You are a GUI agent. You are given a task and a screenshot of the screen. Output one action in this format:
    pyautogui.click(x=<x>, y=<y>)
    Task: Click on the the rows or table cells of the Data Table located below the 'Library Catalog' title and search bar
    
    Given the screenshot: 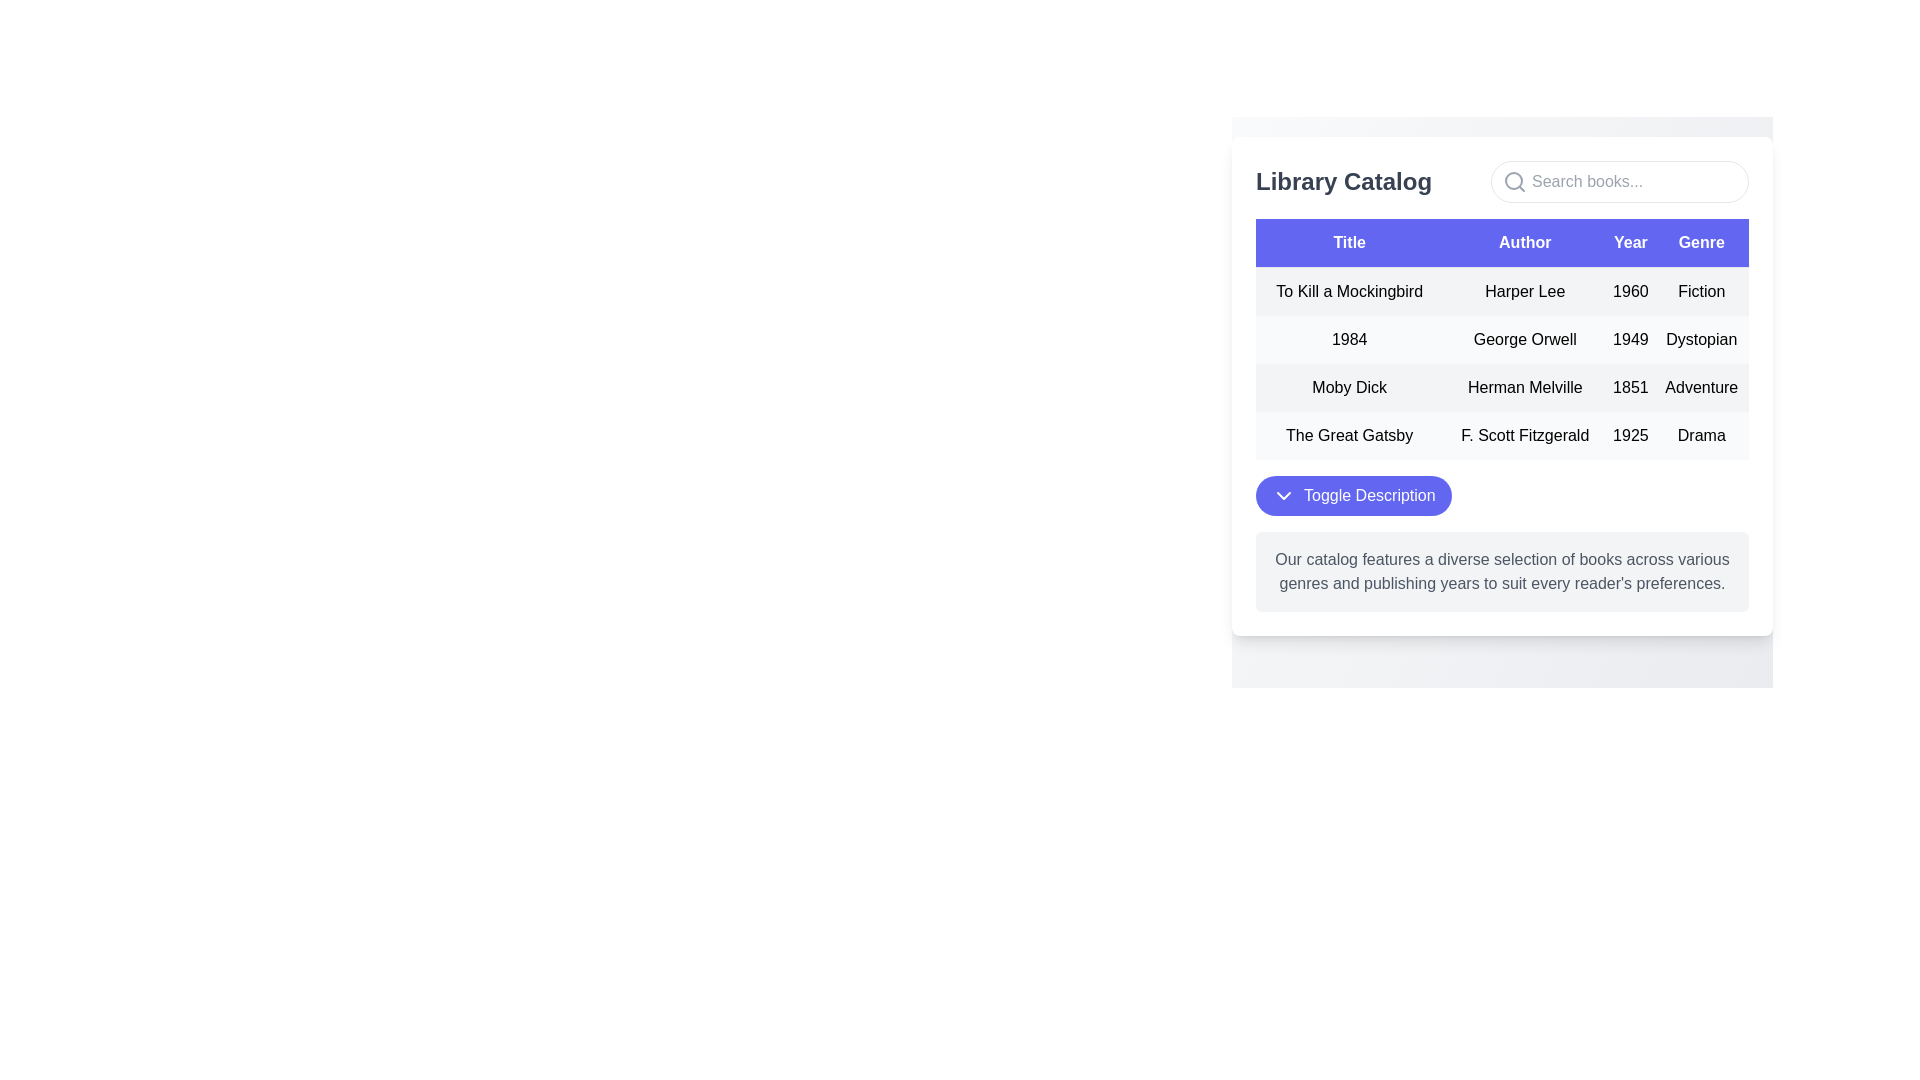 What is the action you would take?
    pyautogui.click(x=1502, y=363)
    